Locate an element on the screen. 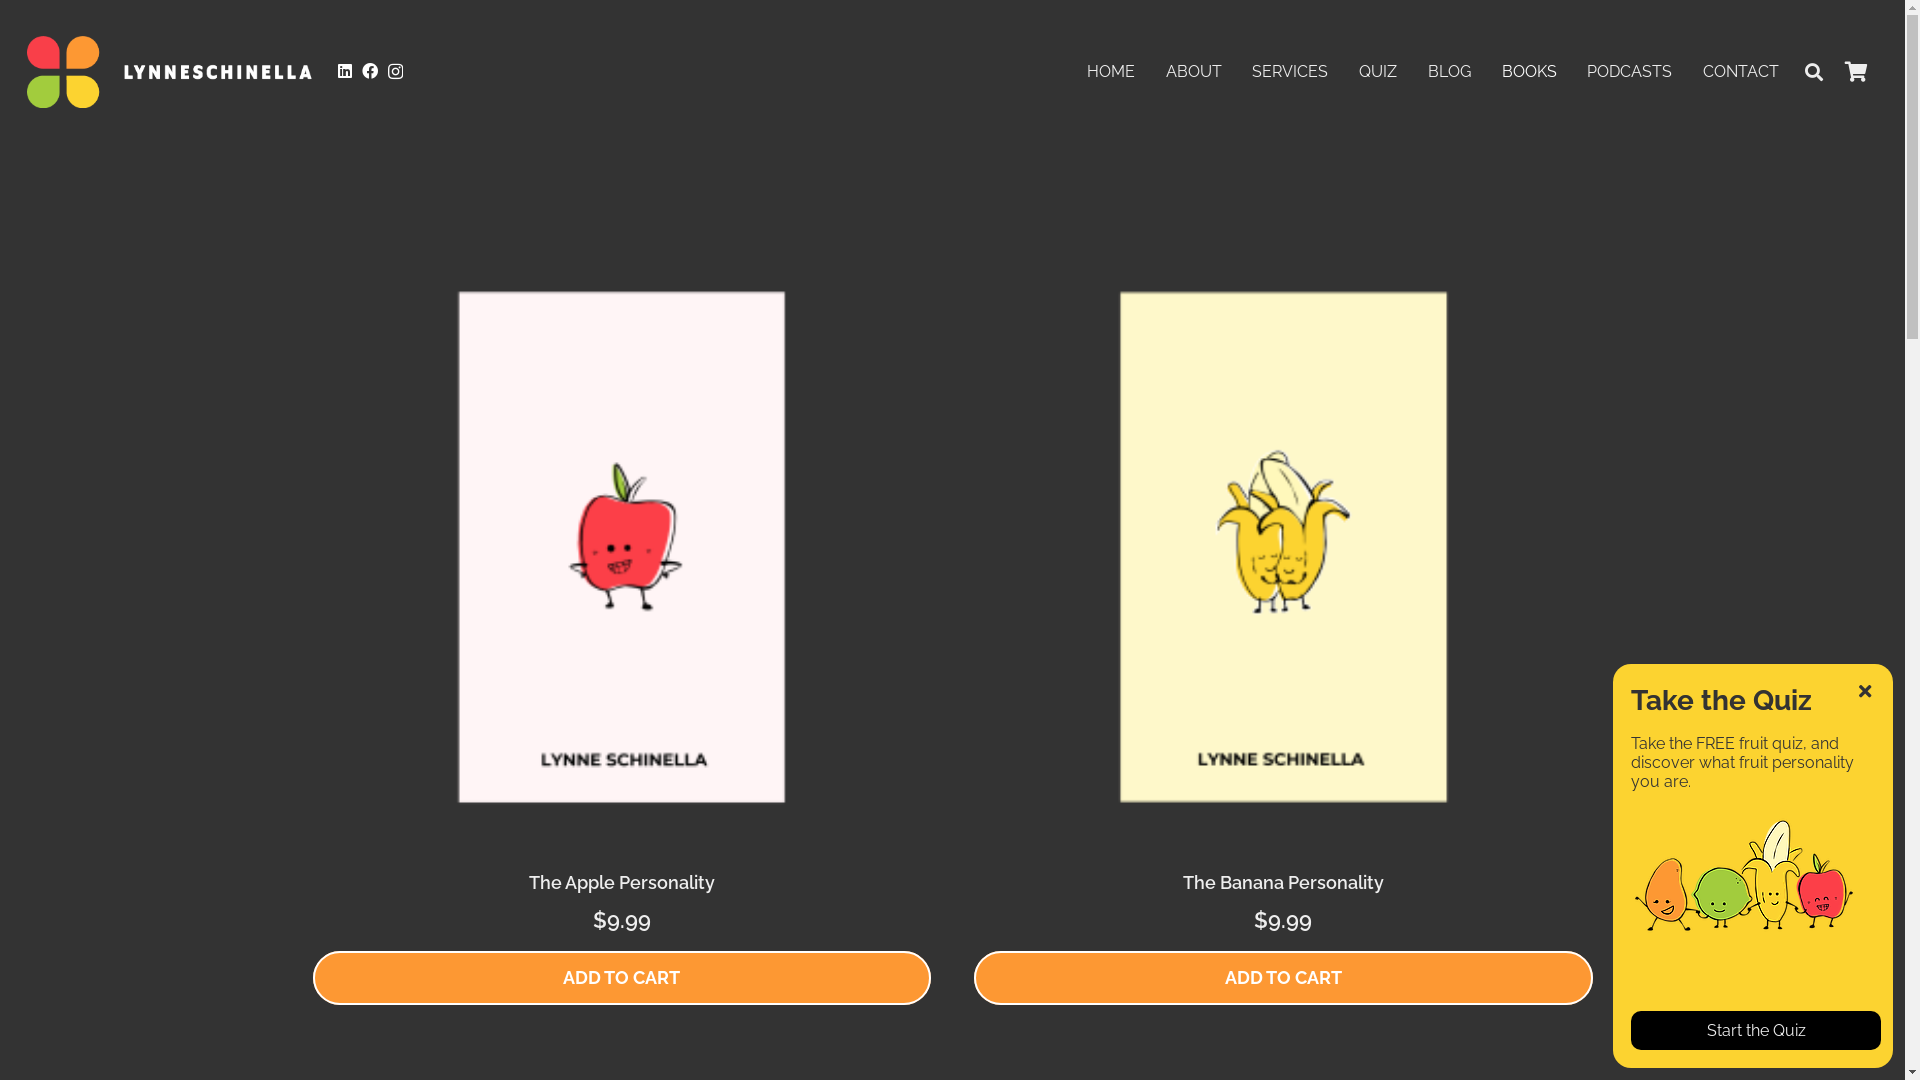 The image size is (1920, 1080). 'ADD TO CART' is located at coordinates (974, 977).